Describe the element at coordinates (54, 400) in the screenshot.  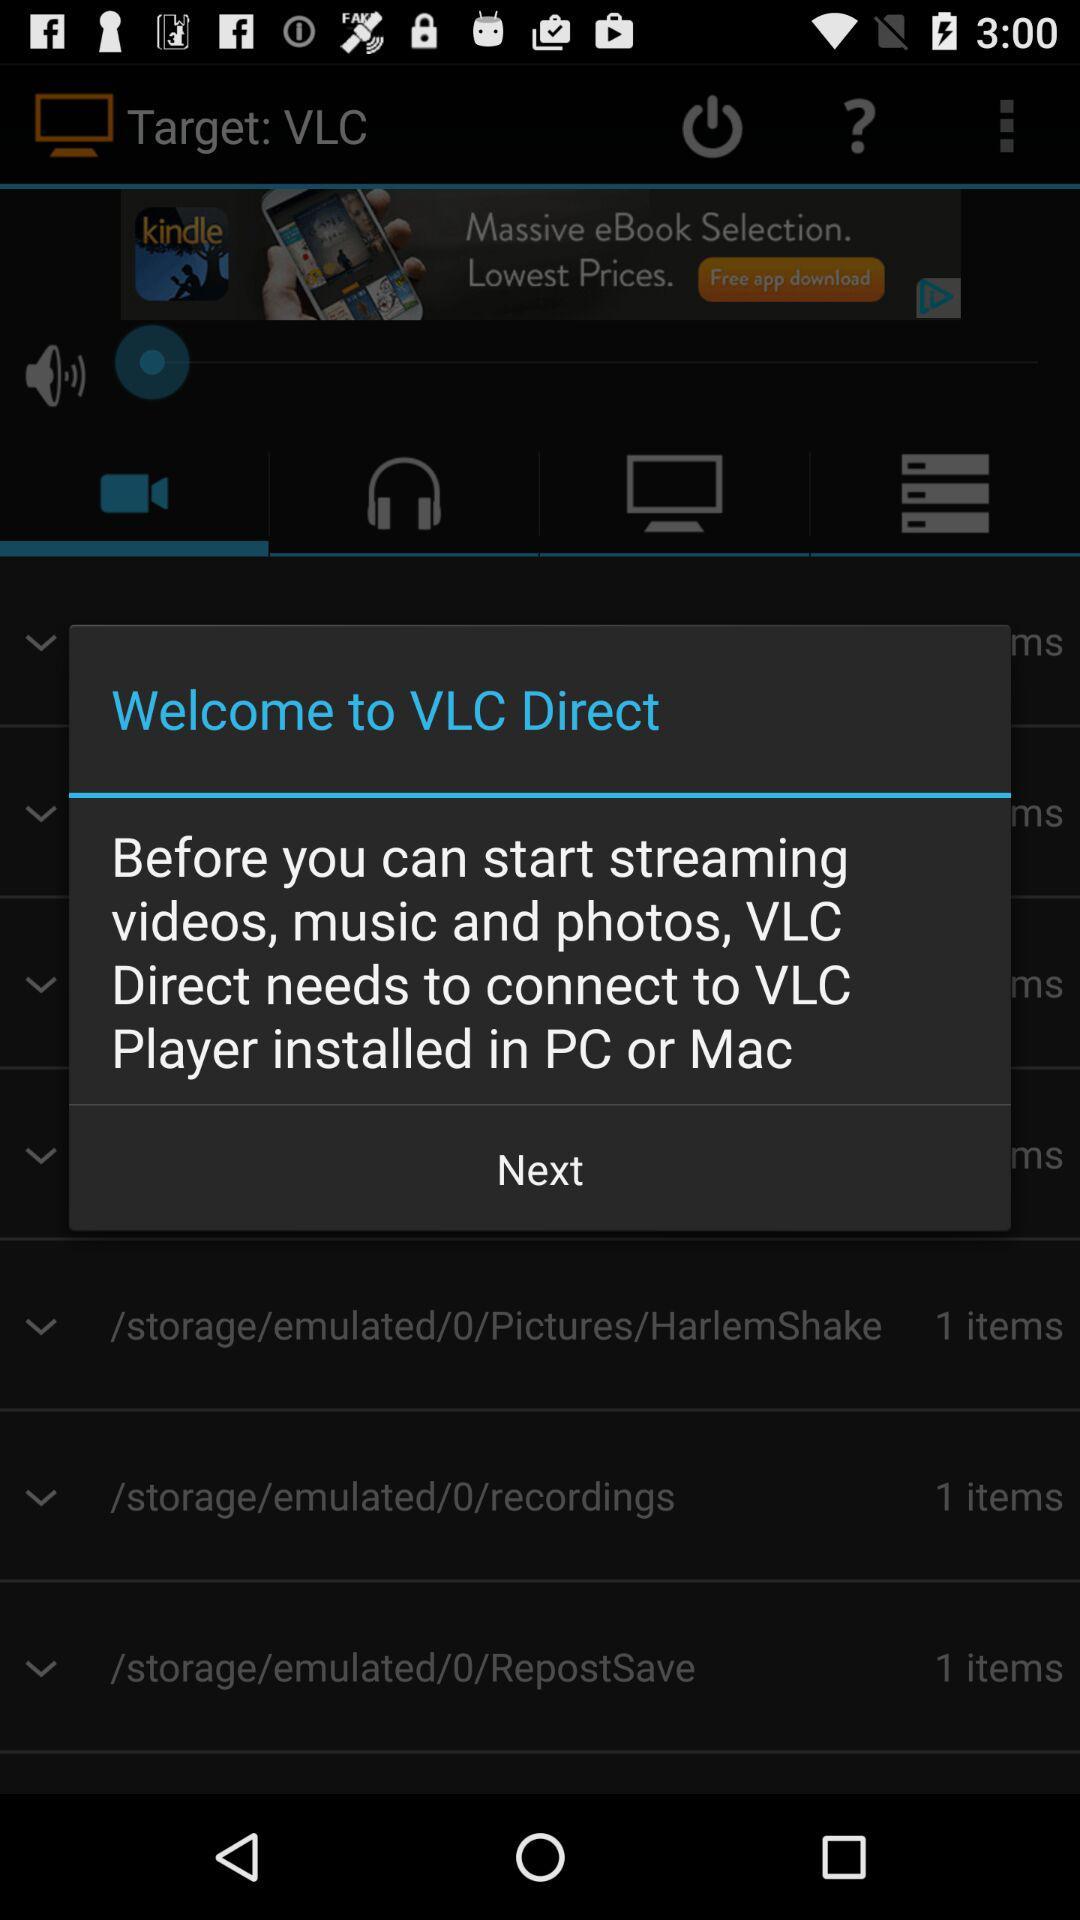
I see `the volume icon` at that location.